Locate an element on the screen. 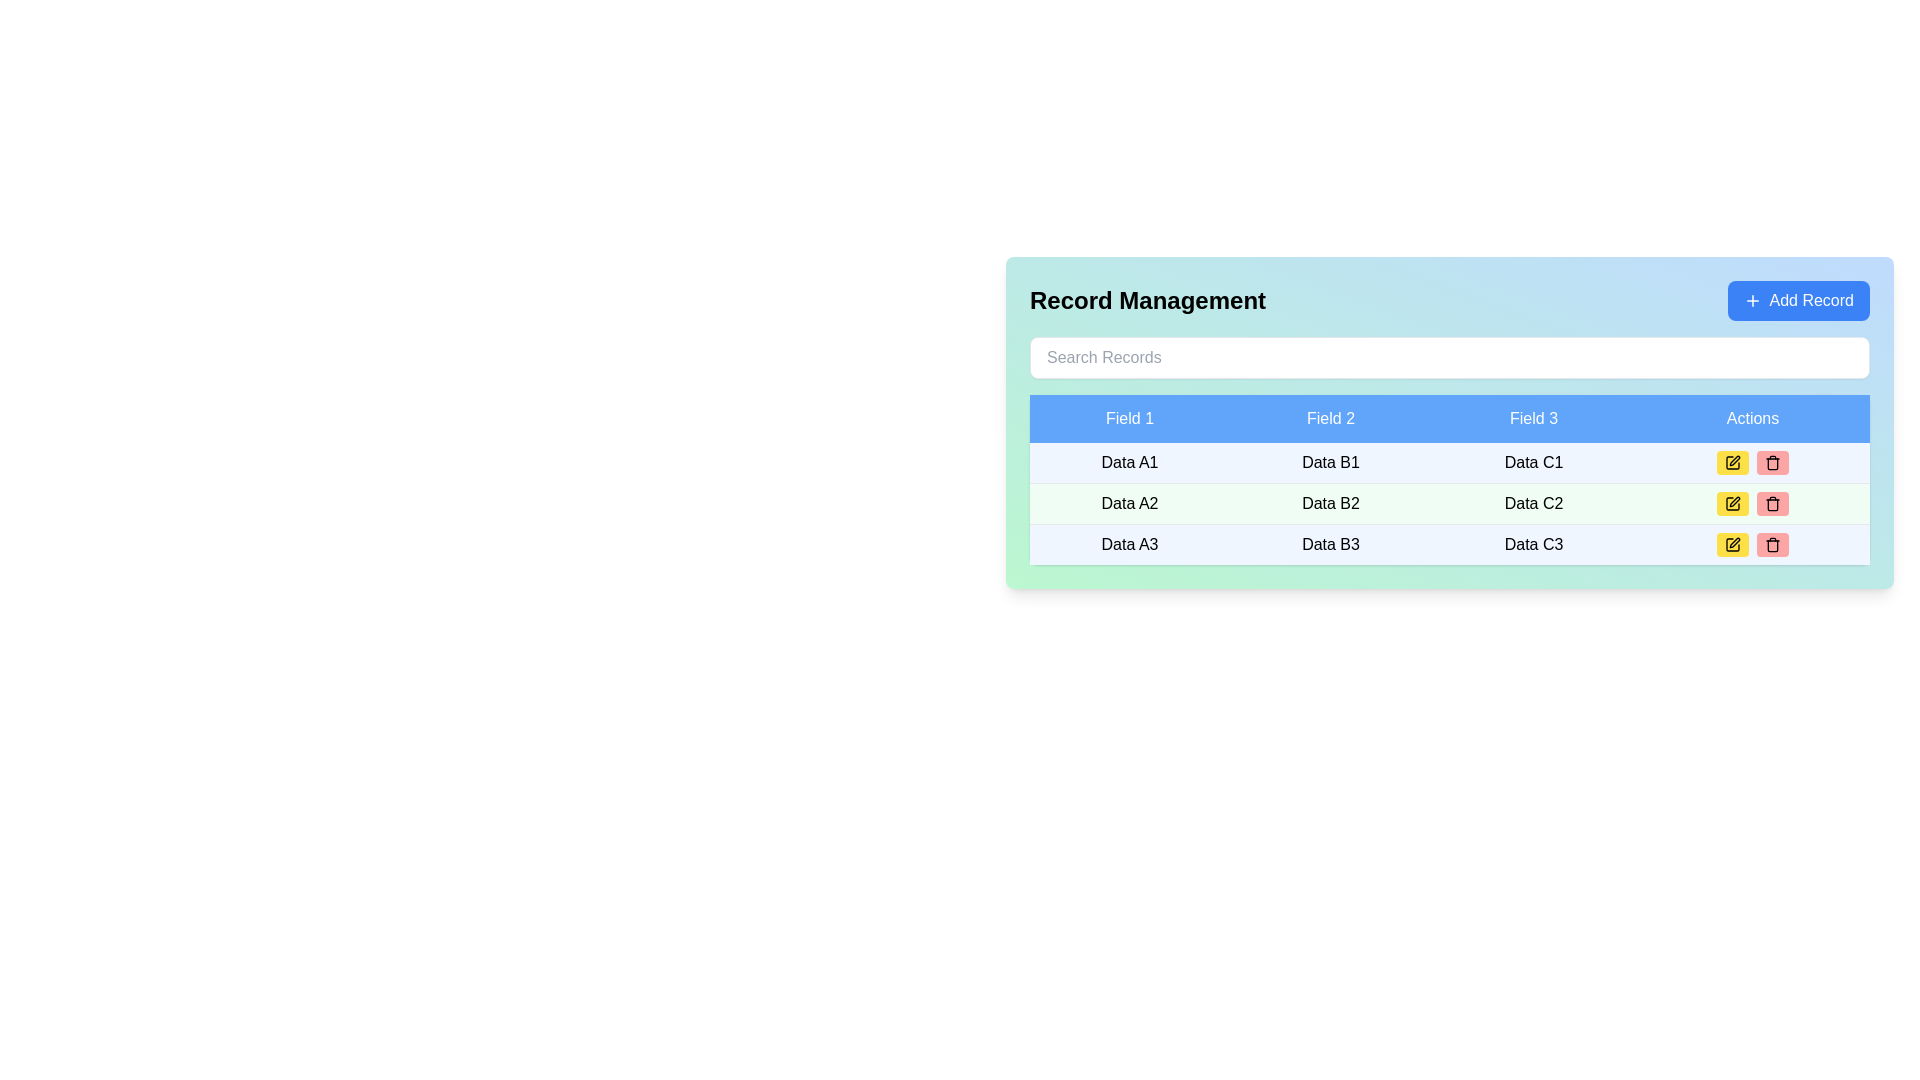  the delete icon button located in the 'Actions' column of the second row of the table to initiate the delete process is located at coordinates (1772, 503).